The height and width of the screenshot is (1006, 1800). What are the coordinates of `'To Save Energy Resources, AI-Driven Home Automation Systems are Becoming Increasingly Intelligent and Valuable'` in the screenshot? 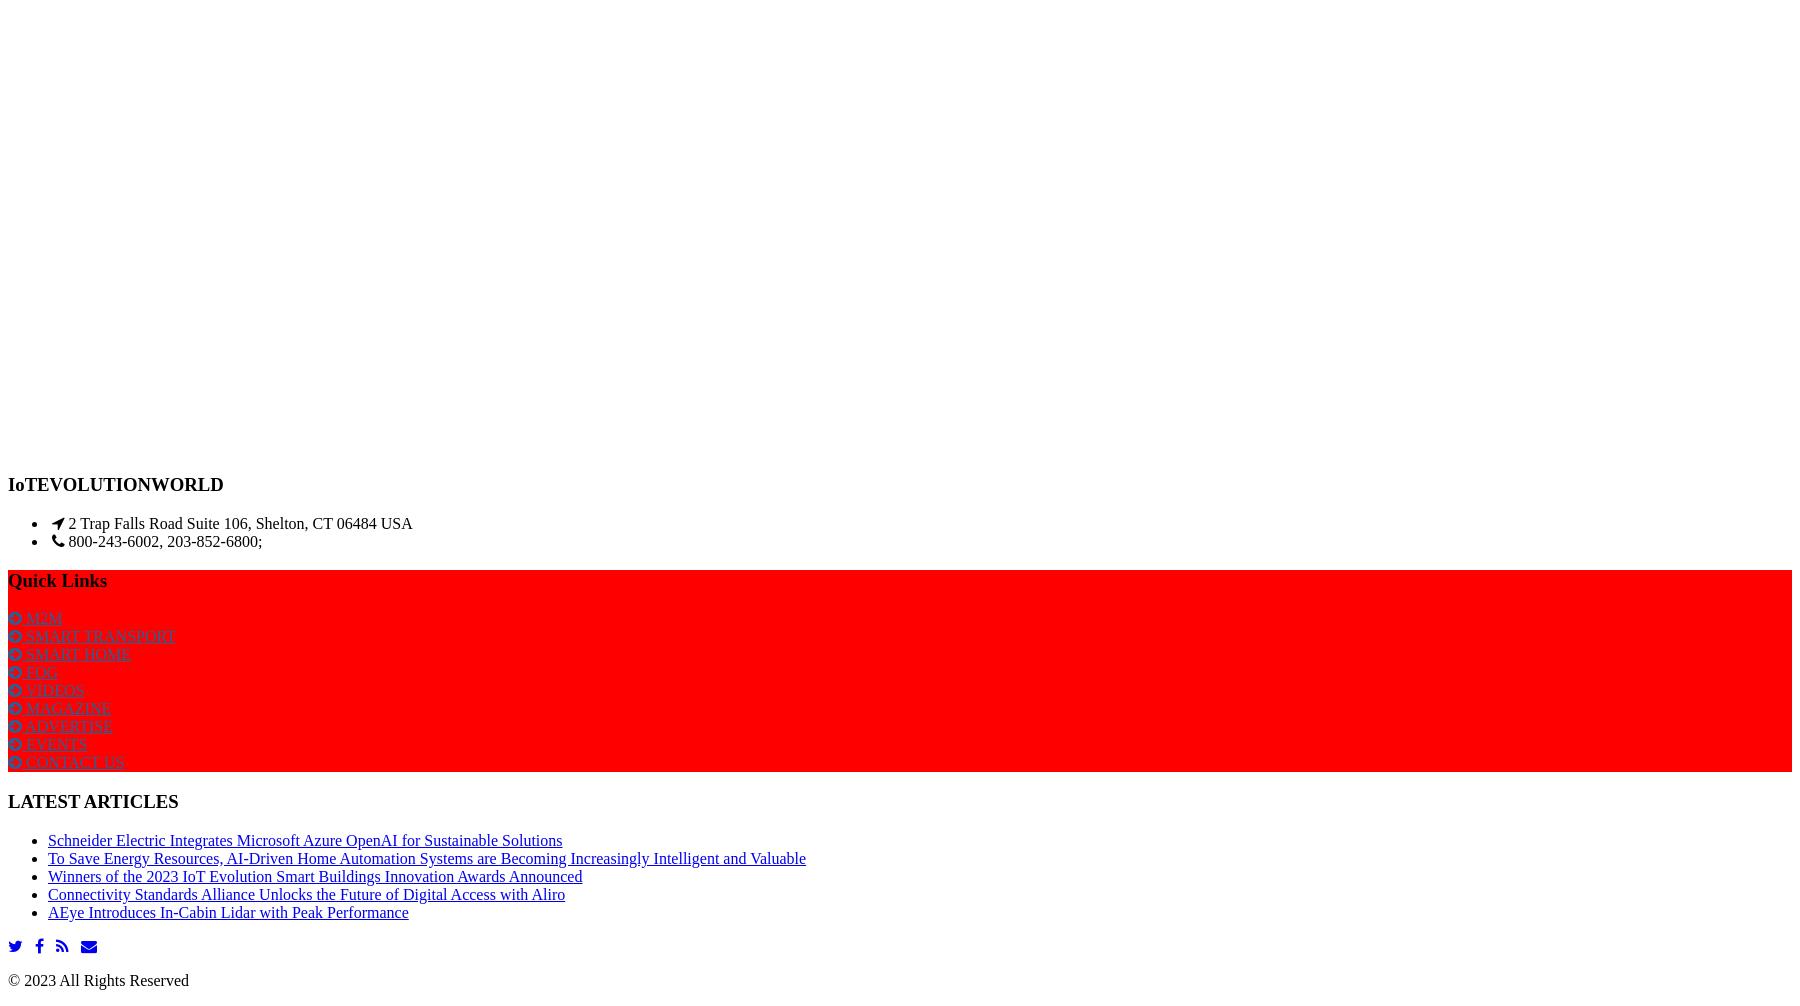 It's located at (426, 856).